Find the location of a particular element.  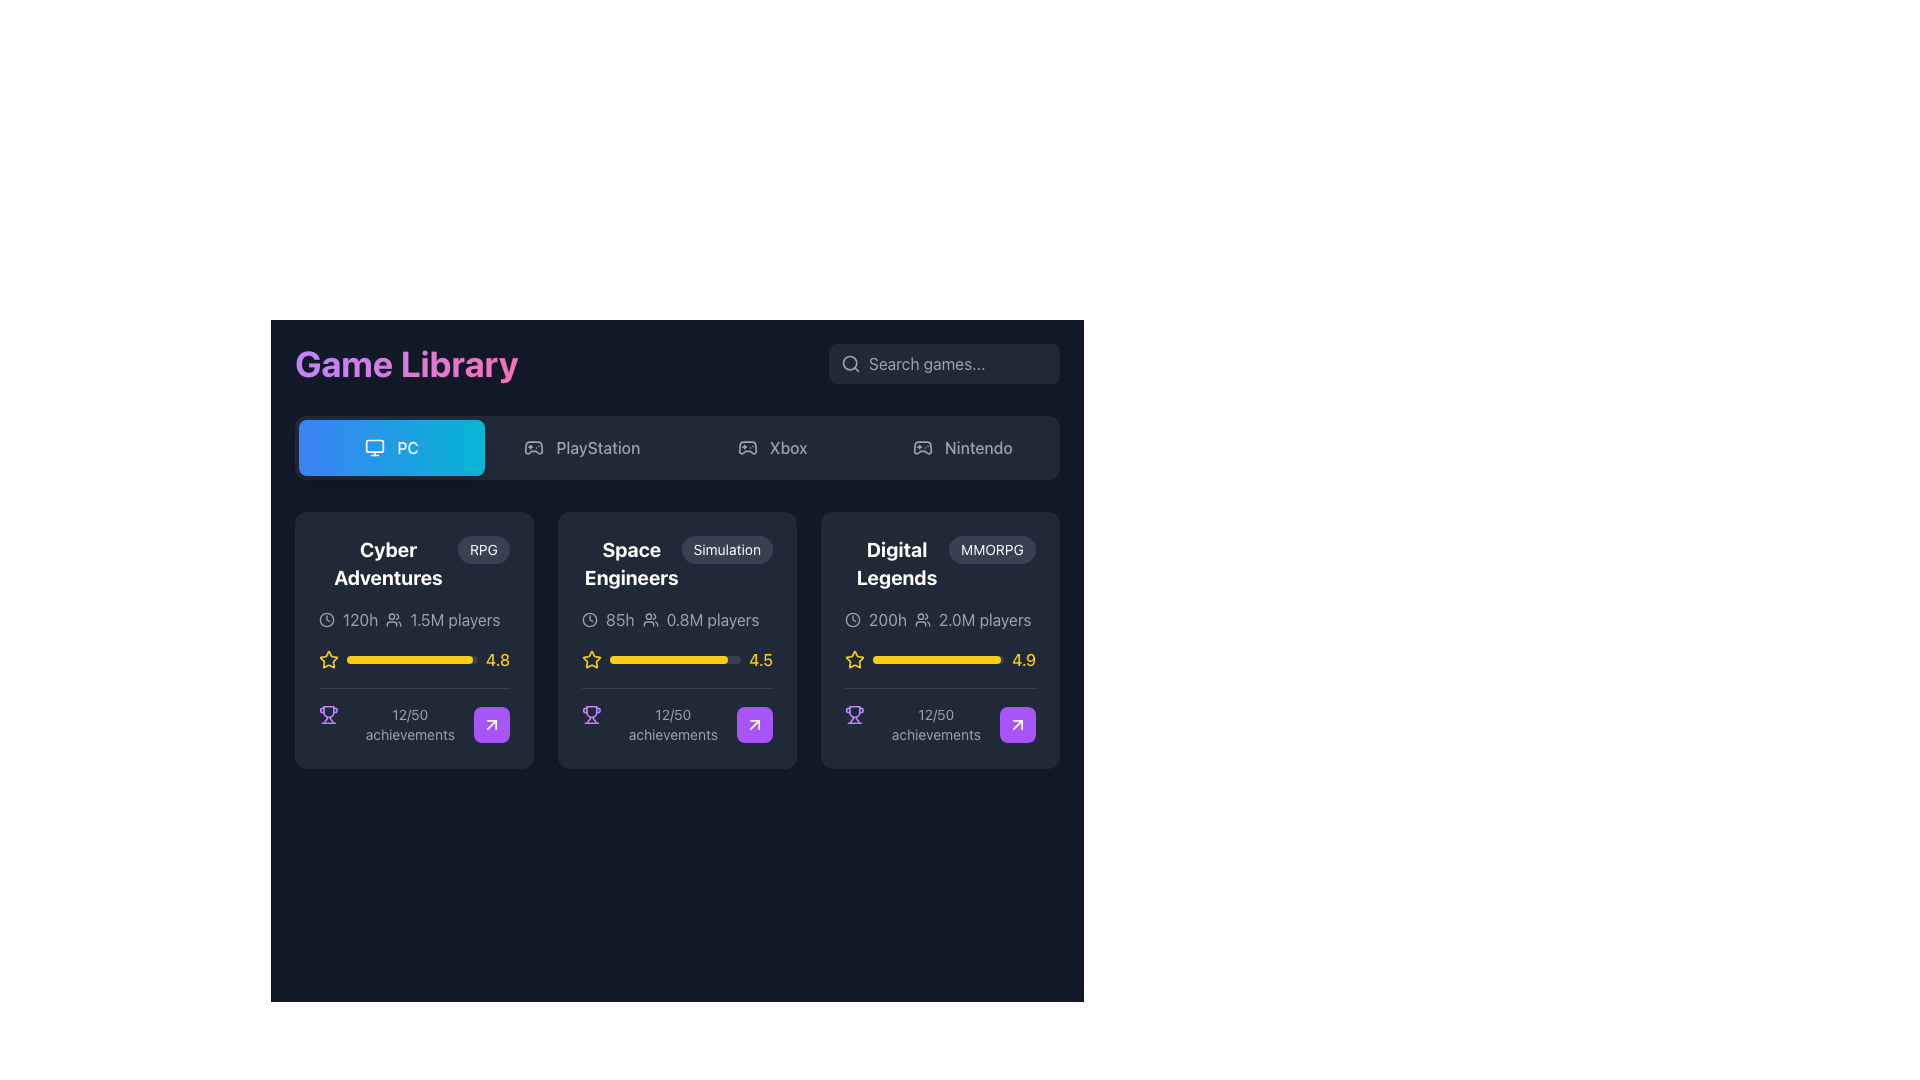

the 'Nintendo' button, which features a game controller icon on its left and is the fourth button in a horizontal row of platform buttons, to filter Nintendo content is located at coordinates (962, 446).